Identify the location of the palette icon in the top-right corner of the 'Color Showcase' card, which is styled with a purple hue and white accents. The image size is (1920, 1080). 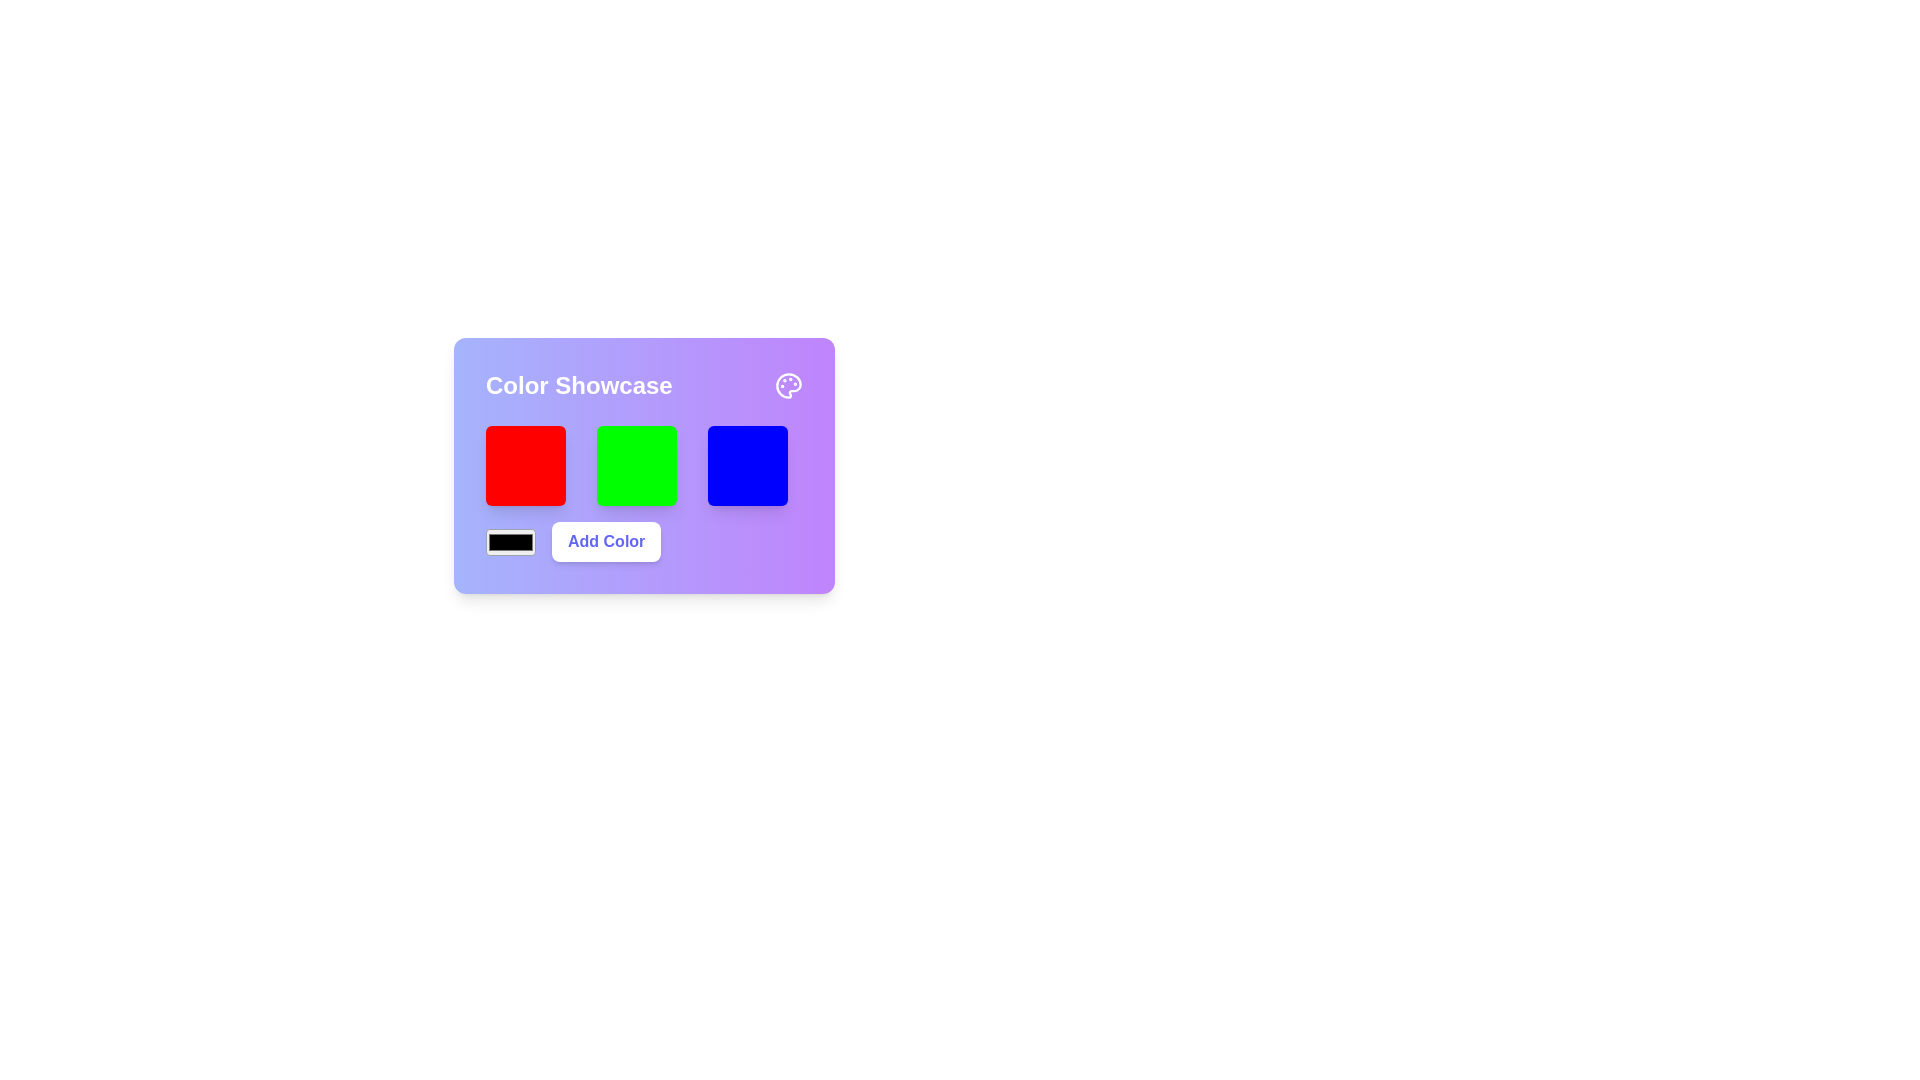
(787, 385).